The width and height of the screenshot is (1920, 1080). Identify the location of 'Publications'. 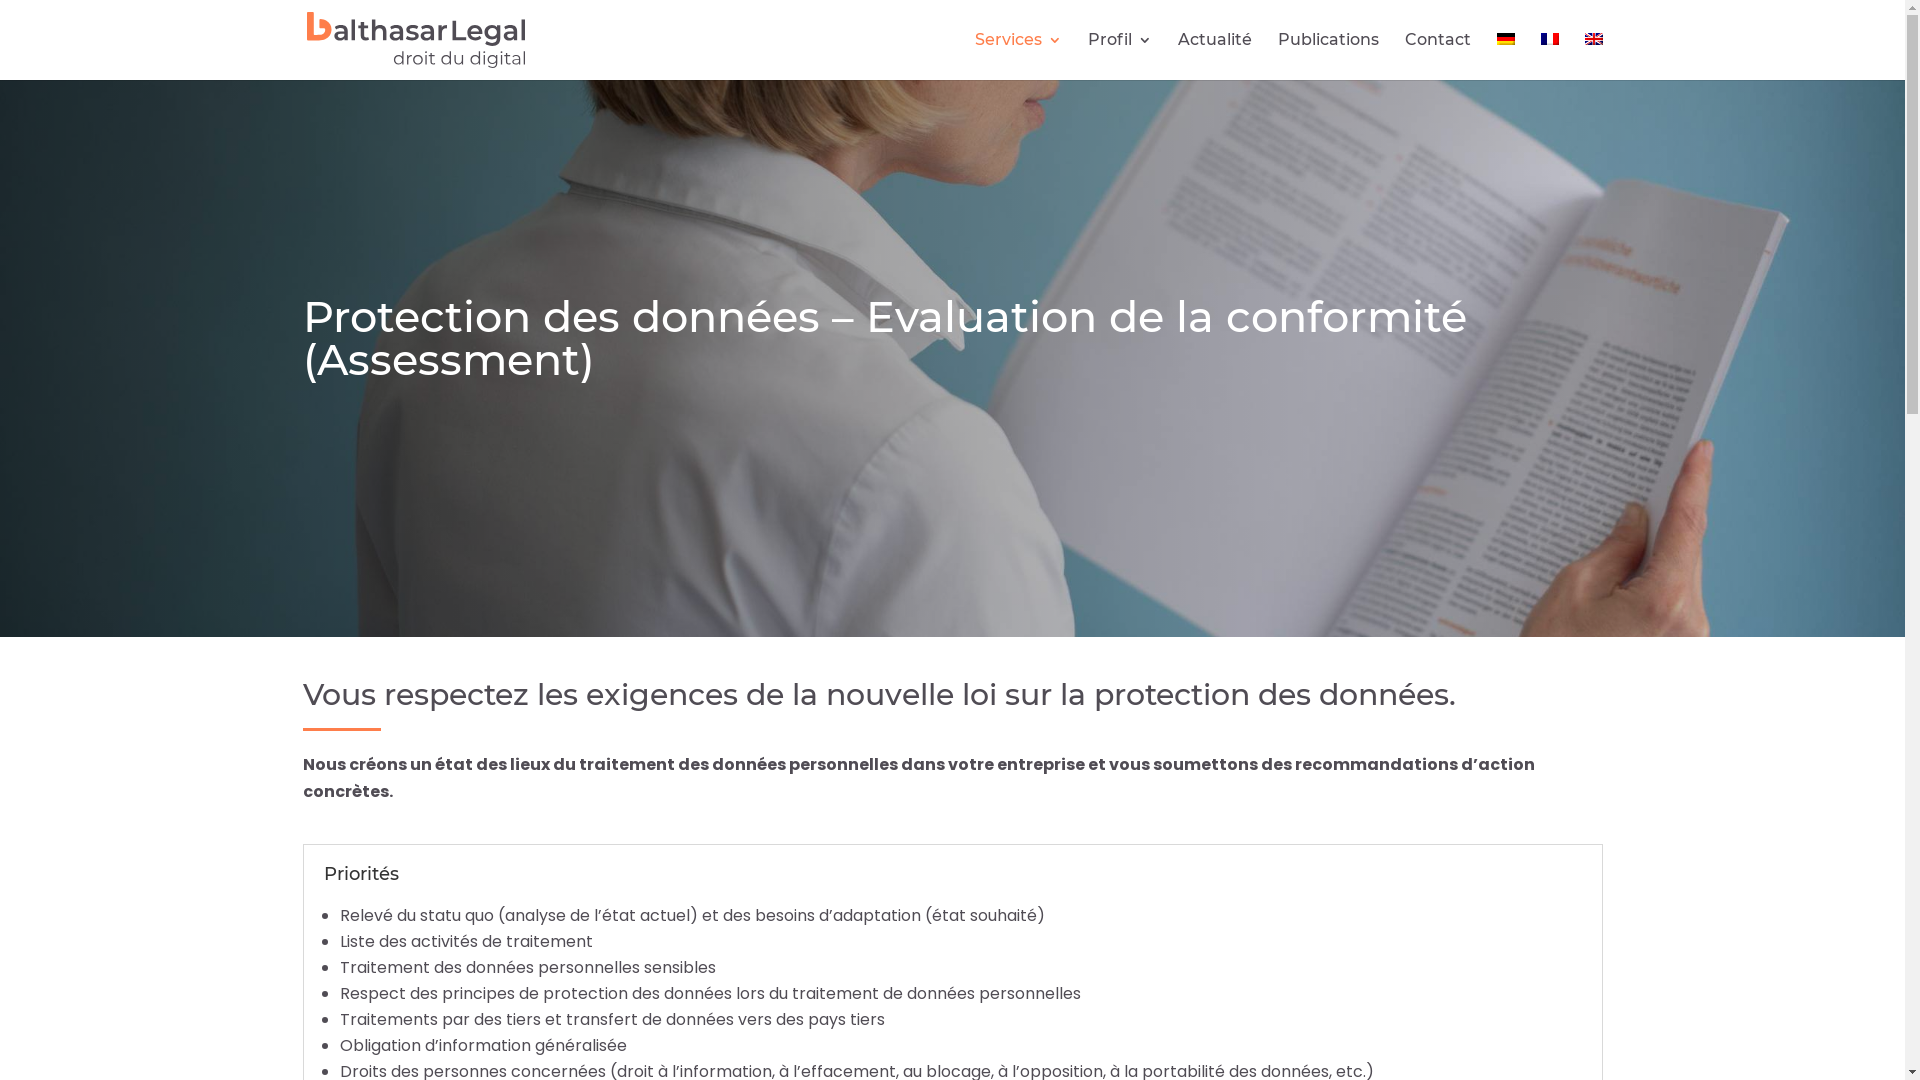
(1328, 55).